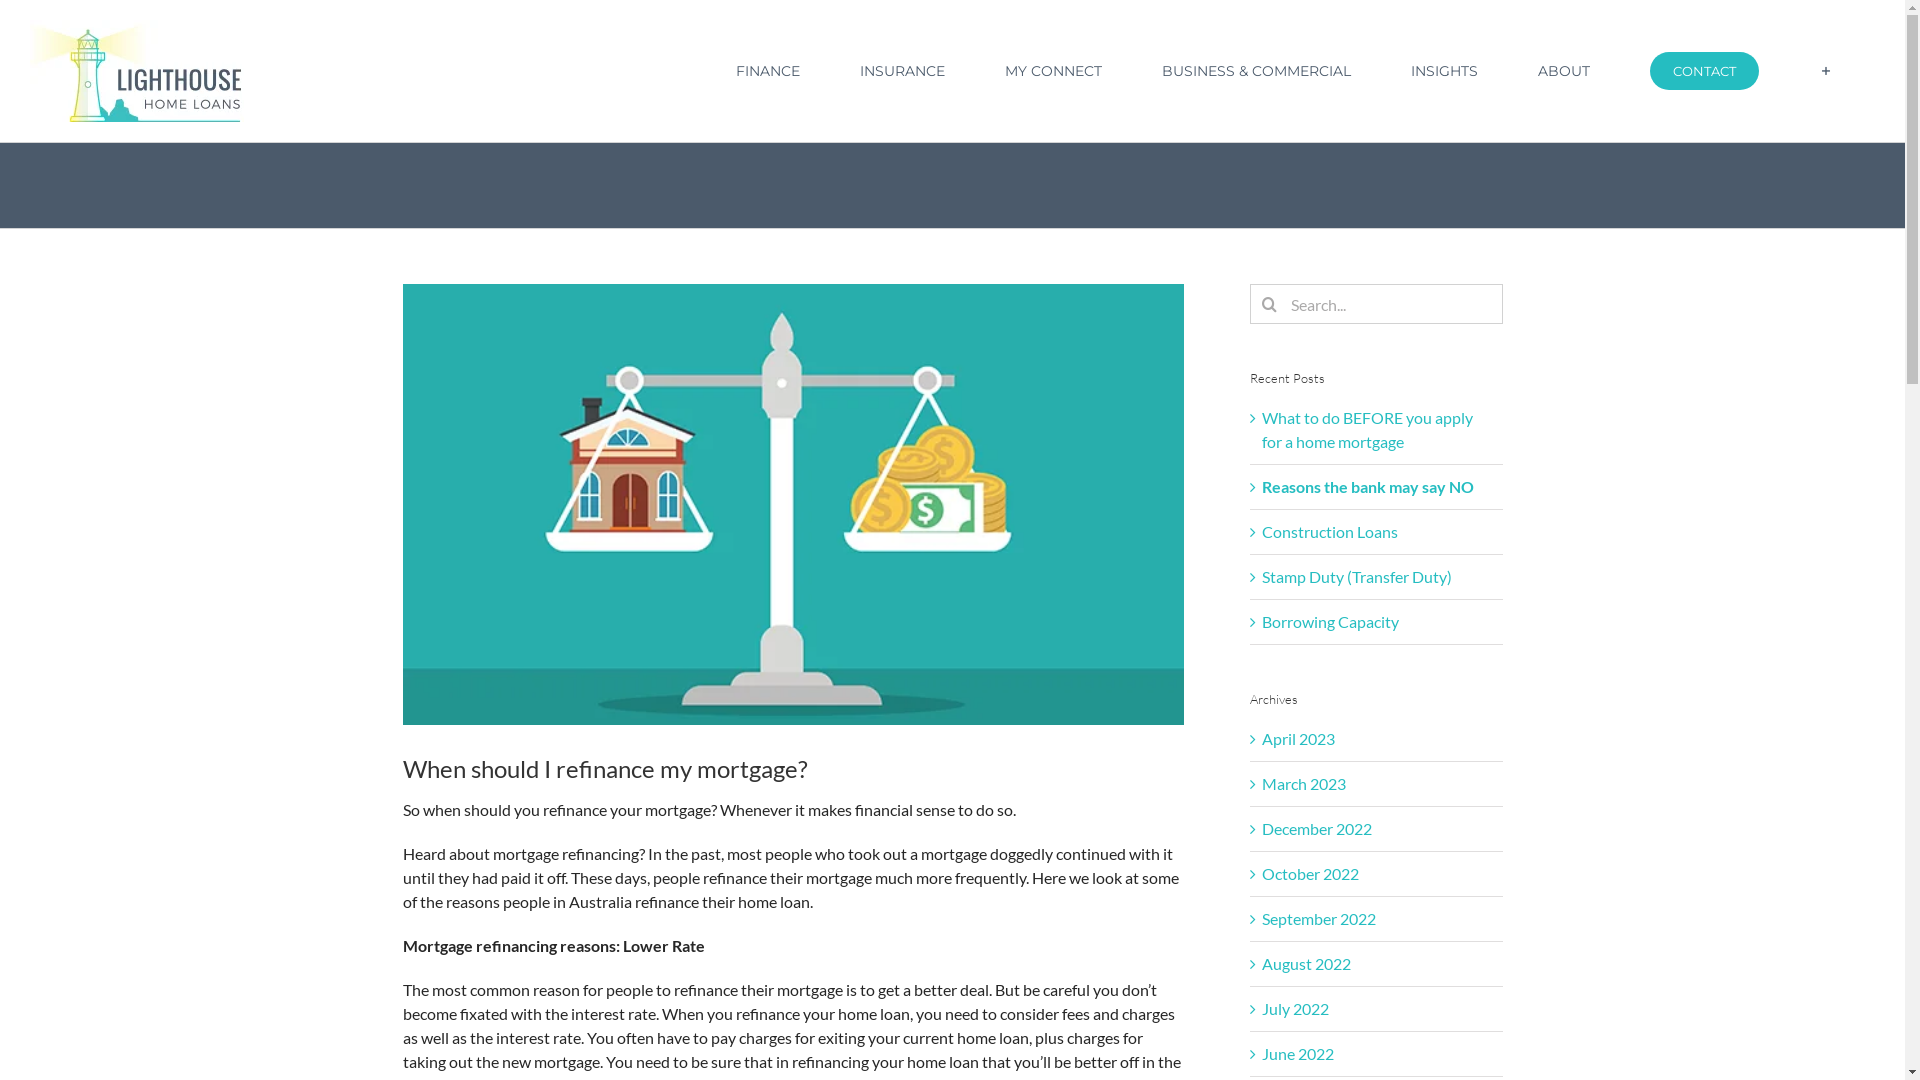 This screenshot has width=1920, height=1080. Describe the element at coordinates (766, 69) in the screenshot. I see `'FINANCE'` at that location.